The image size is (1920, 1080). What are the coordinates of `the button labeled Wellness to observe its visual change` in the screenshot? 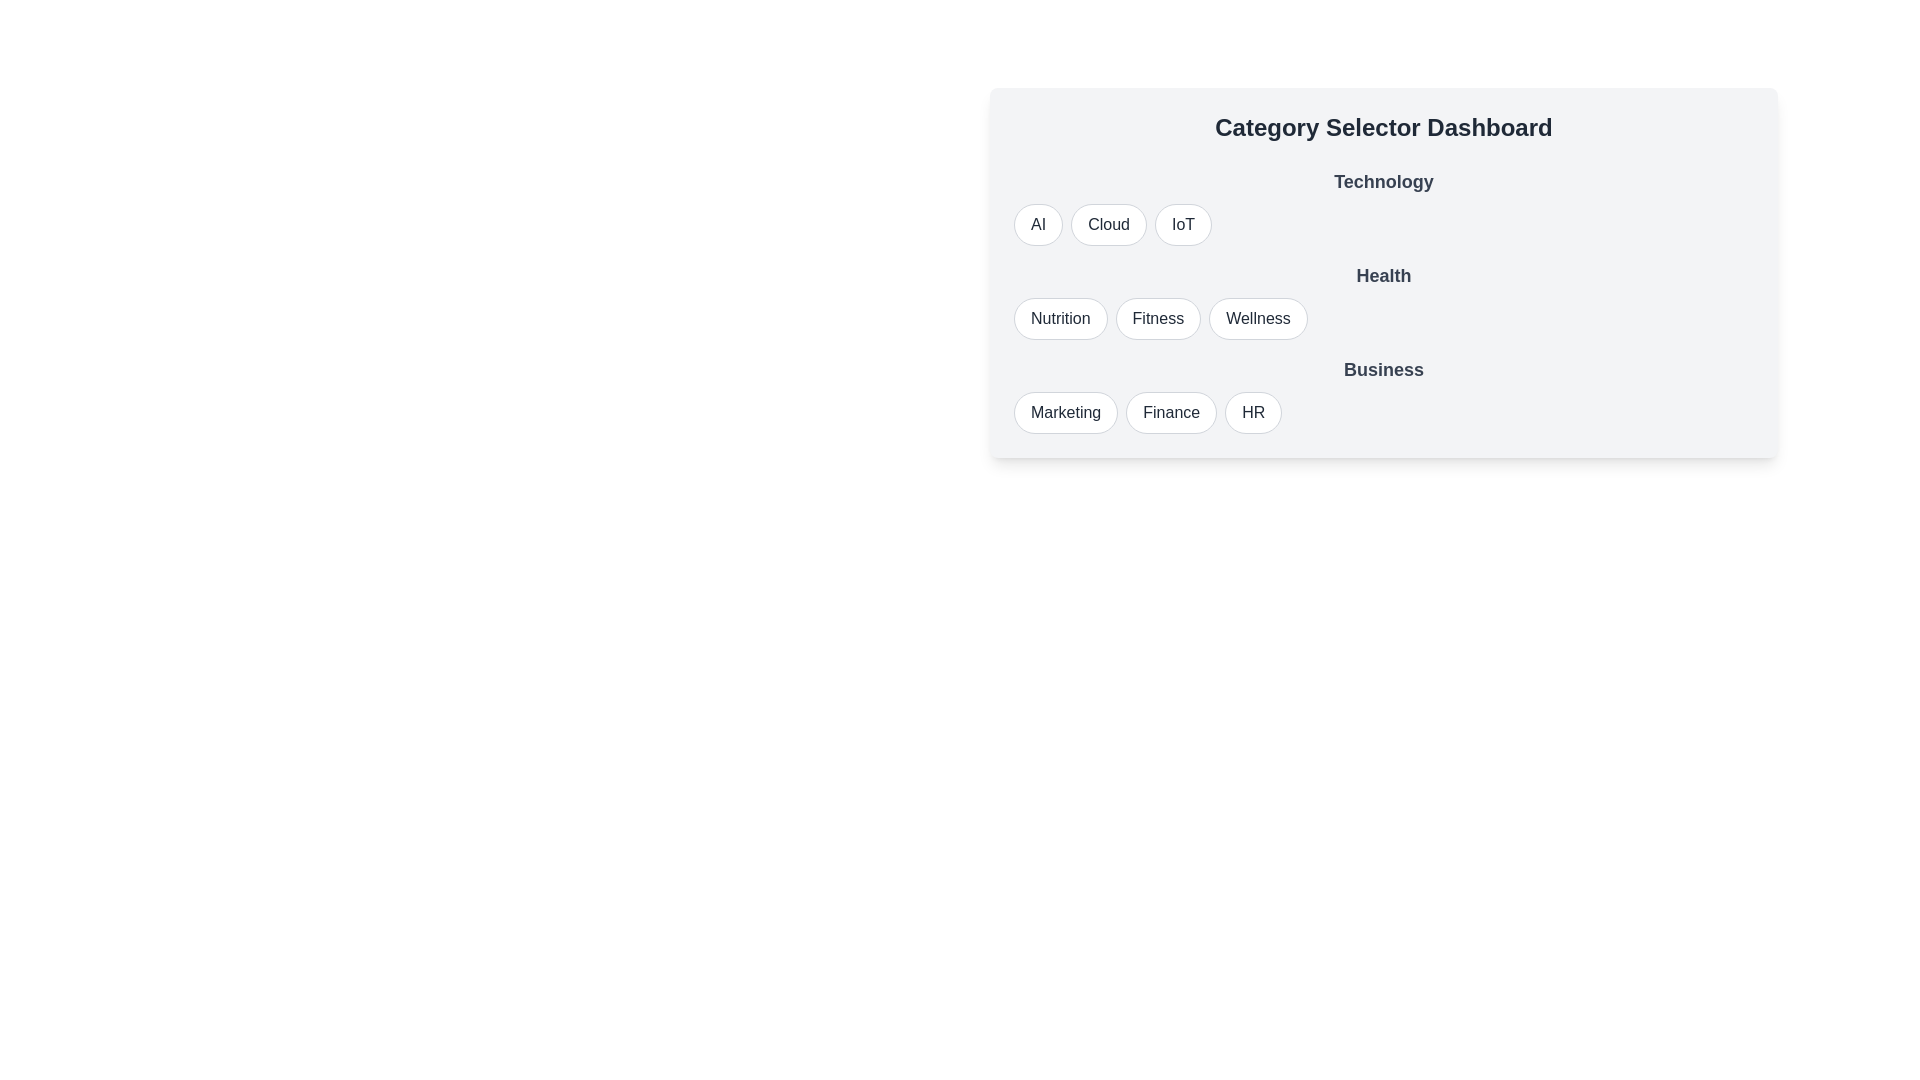 It's located at (1256, 318).